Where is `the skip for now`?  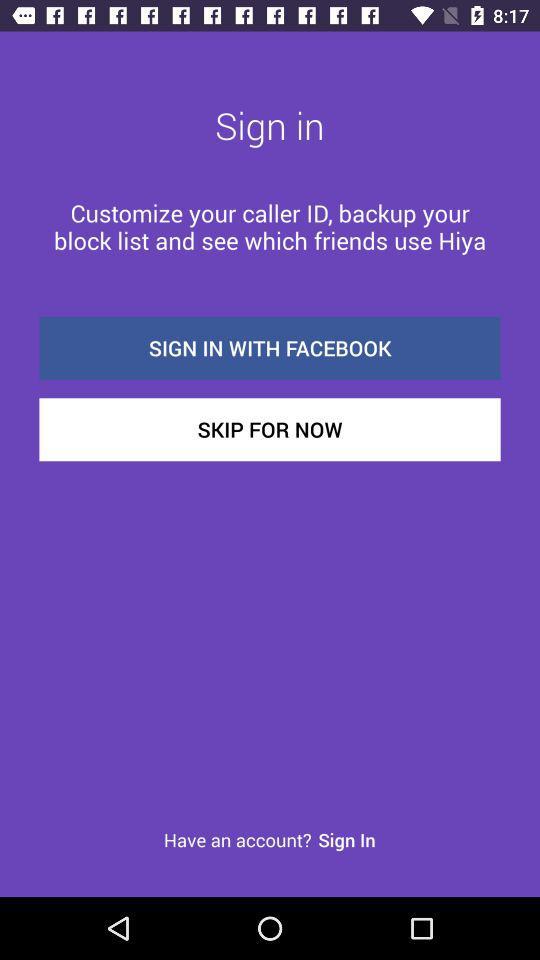 the skip for now is located at coordinates (270, 429).